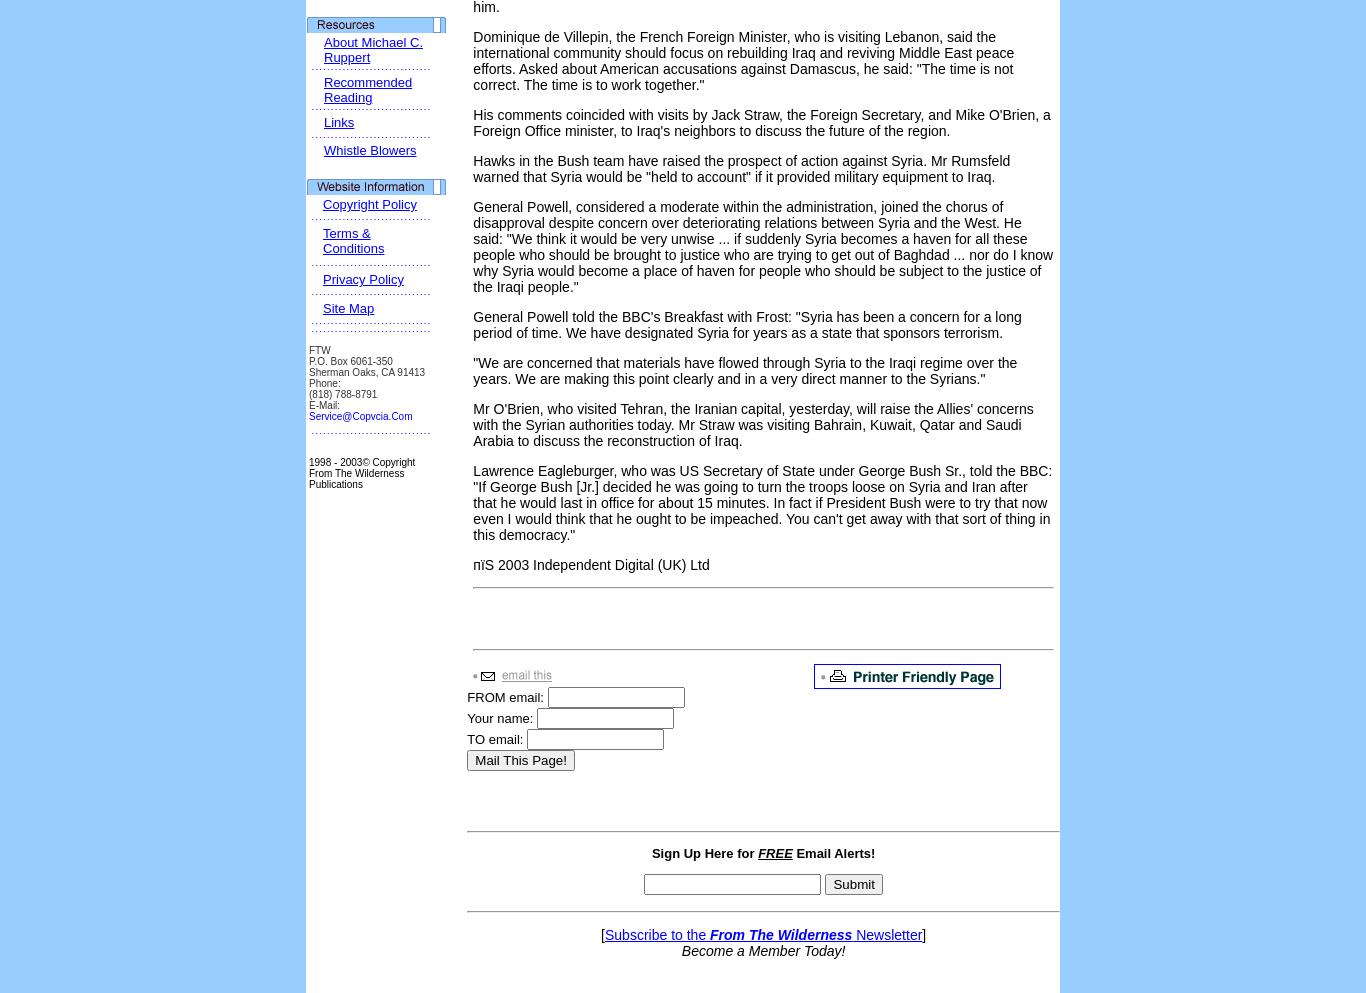 Image resolution: width=1366 pixels, height=993 pixels. I want to click on 'FTW', so click(319, 350).